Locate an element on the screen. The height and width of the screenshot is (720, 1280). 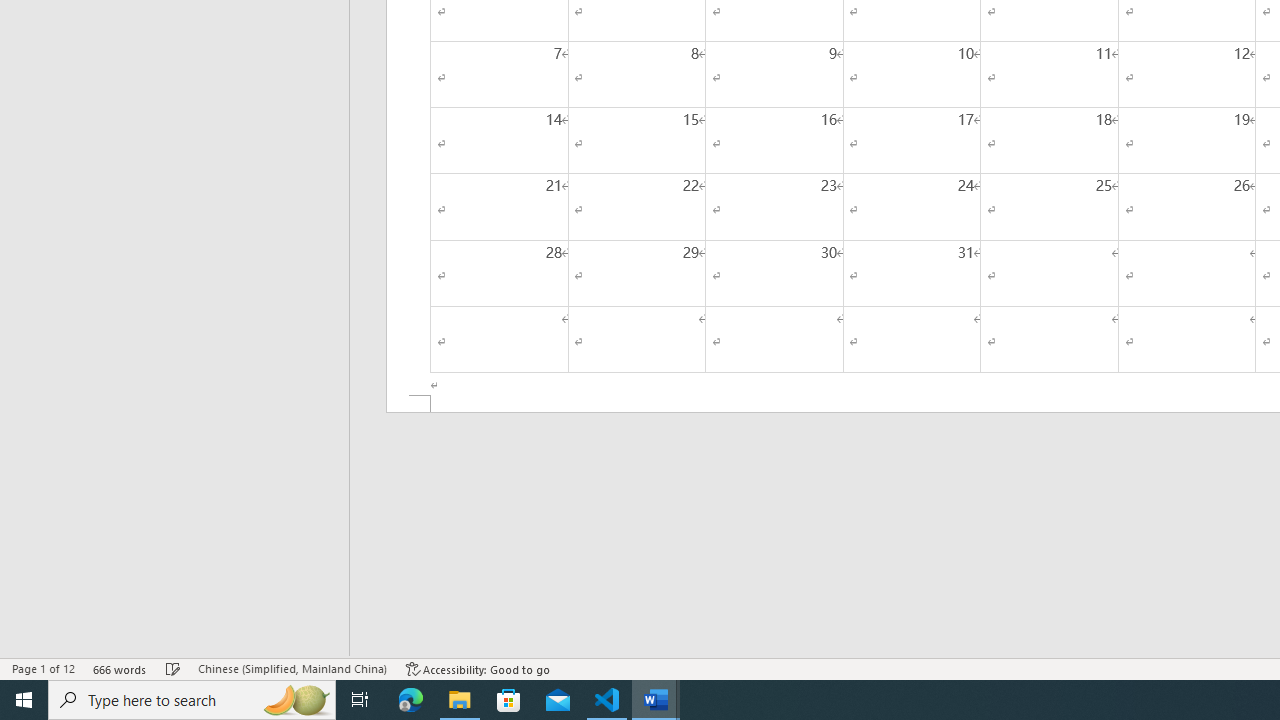
'Page Number Page 1 of 12' is located at coordinates (43, 669).